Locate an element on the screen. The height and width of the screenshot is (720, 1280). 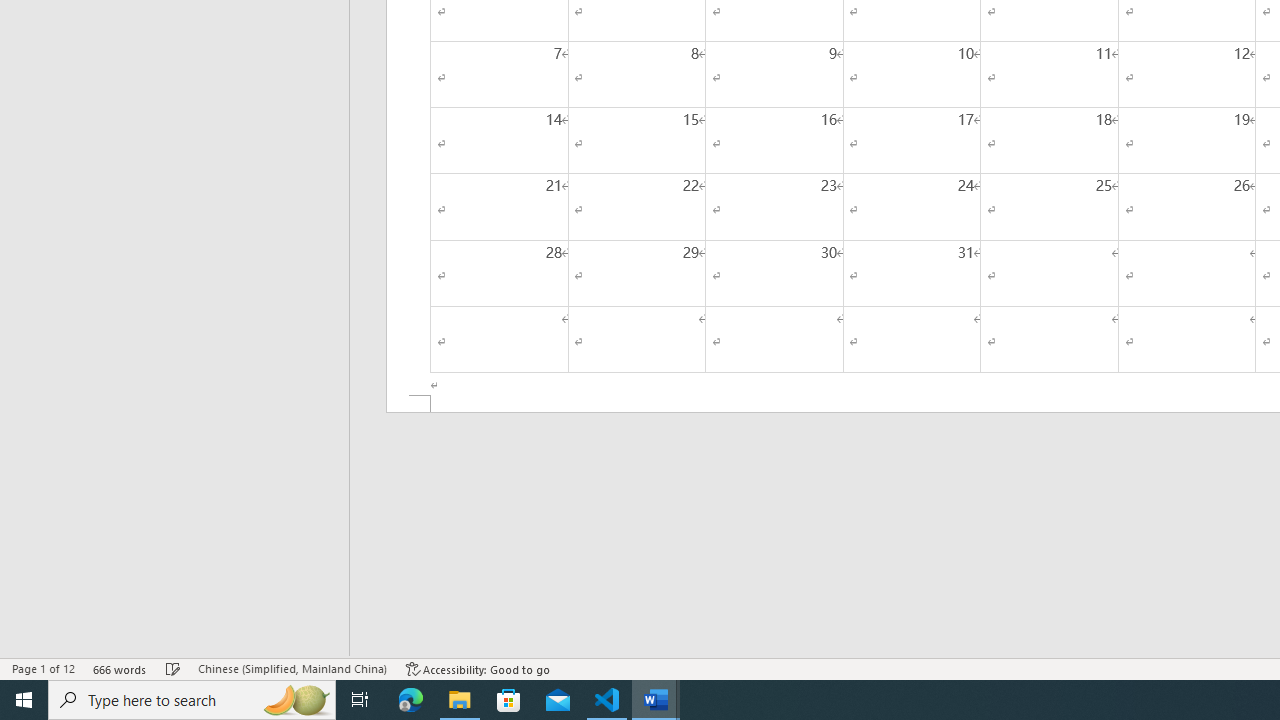
'Page Number Page 1 of 12' is located at coordinates (43, 669).